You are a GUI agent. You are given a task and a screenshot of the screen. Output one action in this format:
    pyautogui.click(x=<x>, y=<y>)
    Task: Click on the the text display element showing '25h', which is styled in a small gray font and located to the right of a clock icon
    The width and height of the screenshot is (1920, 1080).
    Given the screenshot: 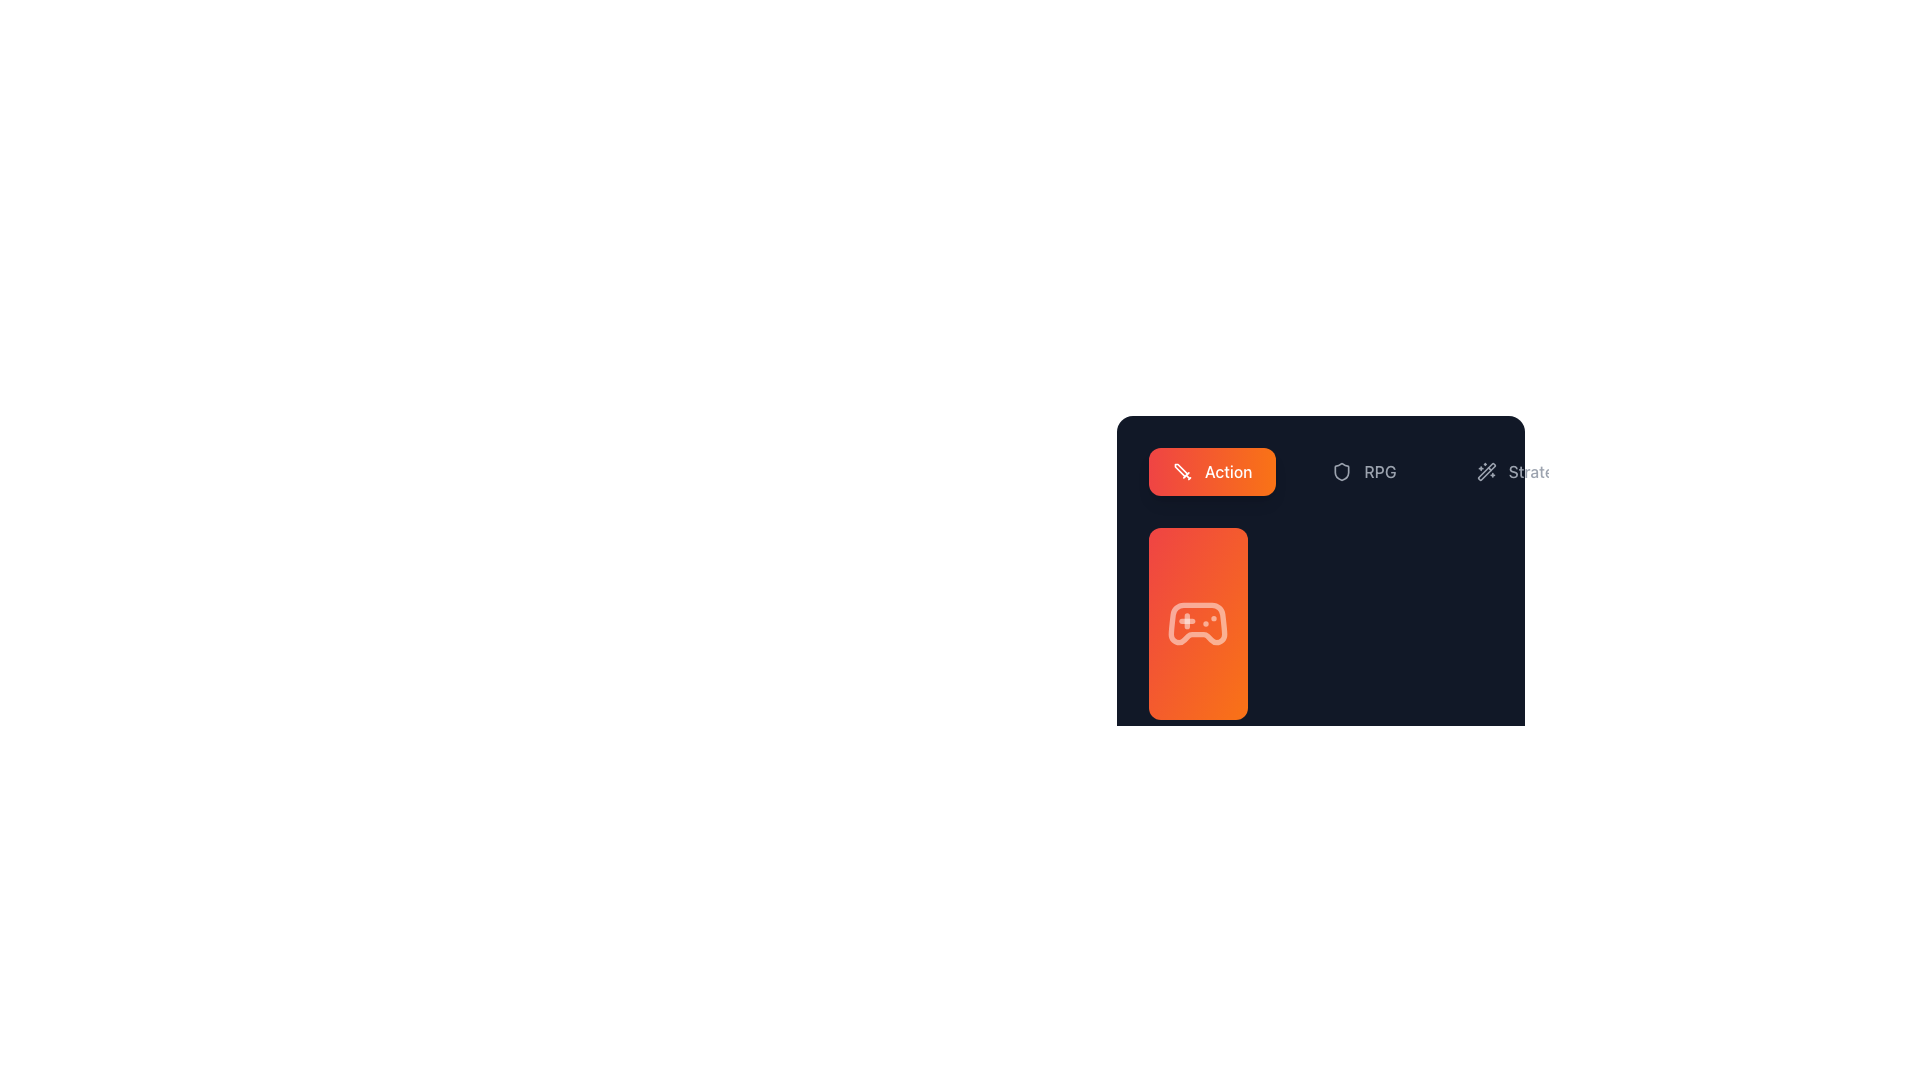 What is the action you would take?
    pyautogui.click(x=1197, y=616)
    